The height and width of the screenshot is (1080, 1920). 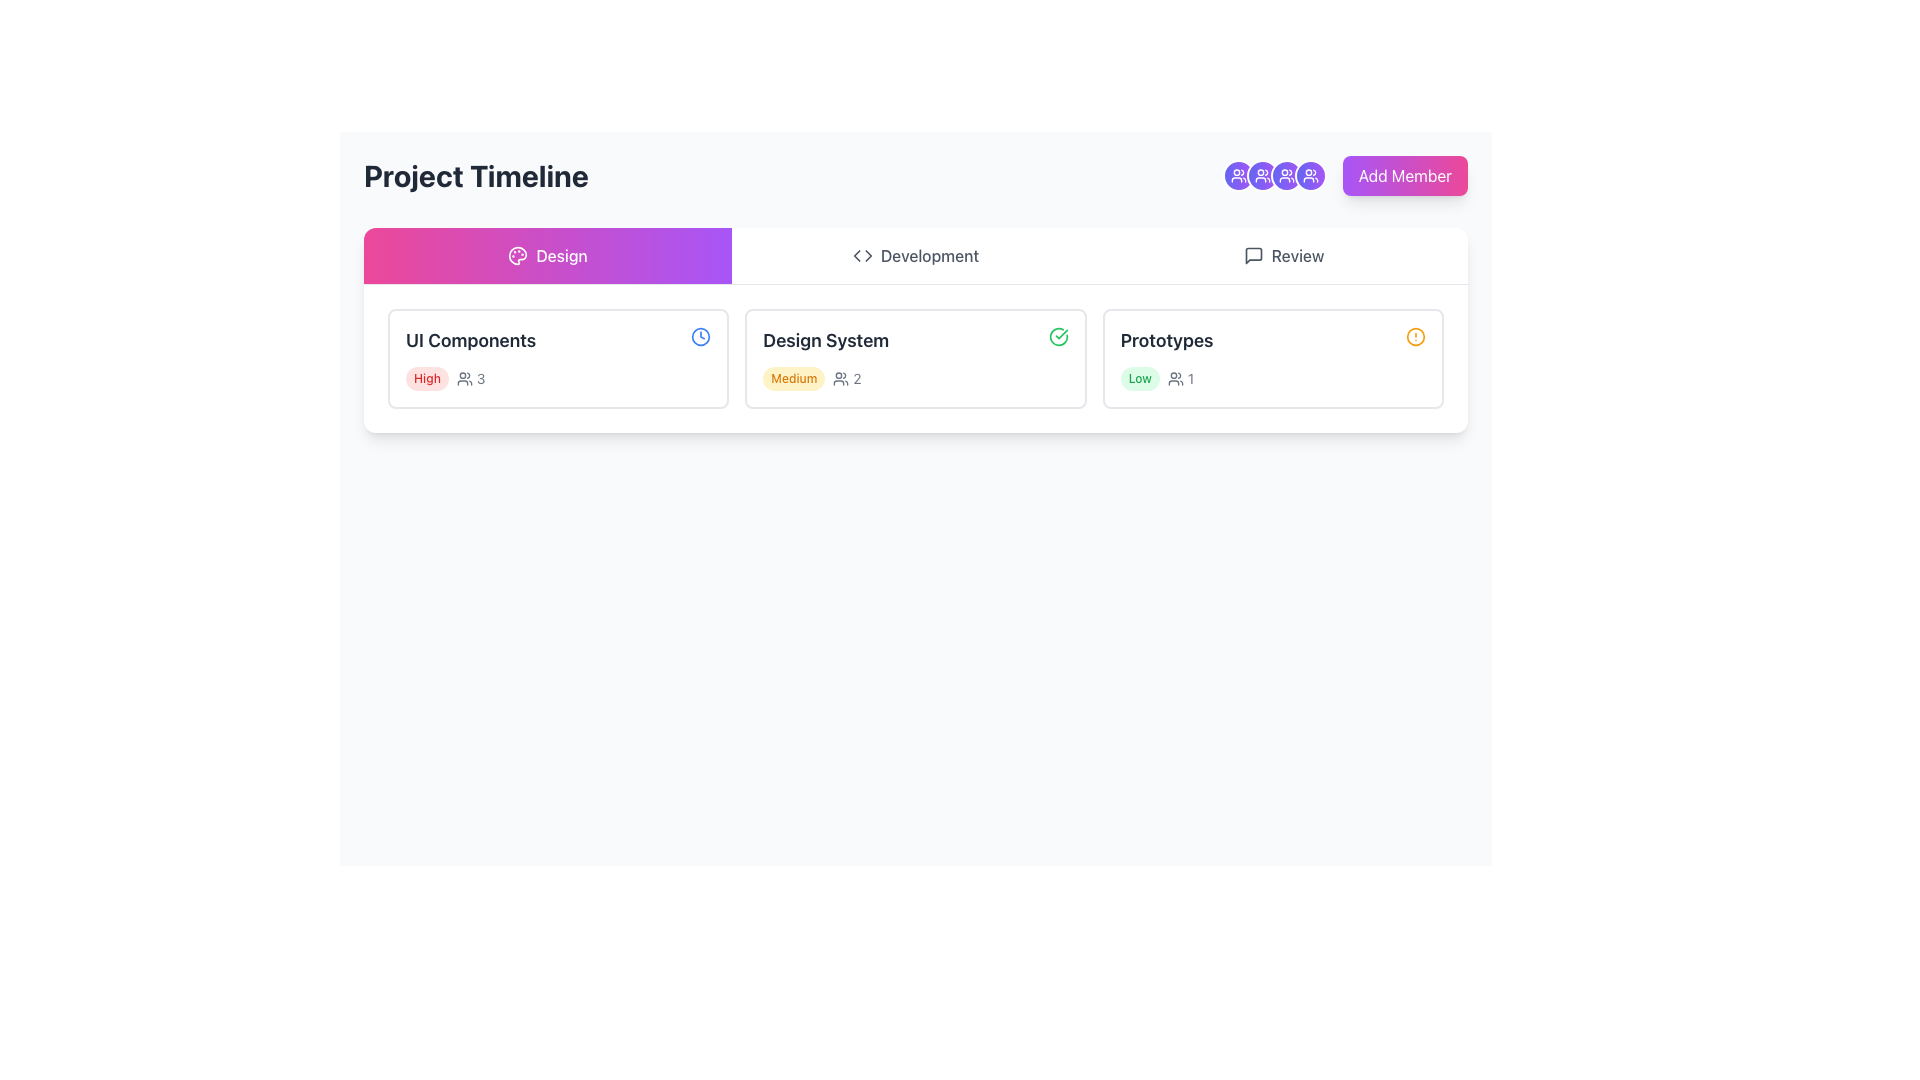 What do you see at coordinates (1167, 339) in the screenshot?
I see `text label 'Prototypes' located in the last card of the task cards under the 'Design' phase of the project timeline, positioned to the right of the 'Design System' card` at bounding box center [1167, 339].